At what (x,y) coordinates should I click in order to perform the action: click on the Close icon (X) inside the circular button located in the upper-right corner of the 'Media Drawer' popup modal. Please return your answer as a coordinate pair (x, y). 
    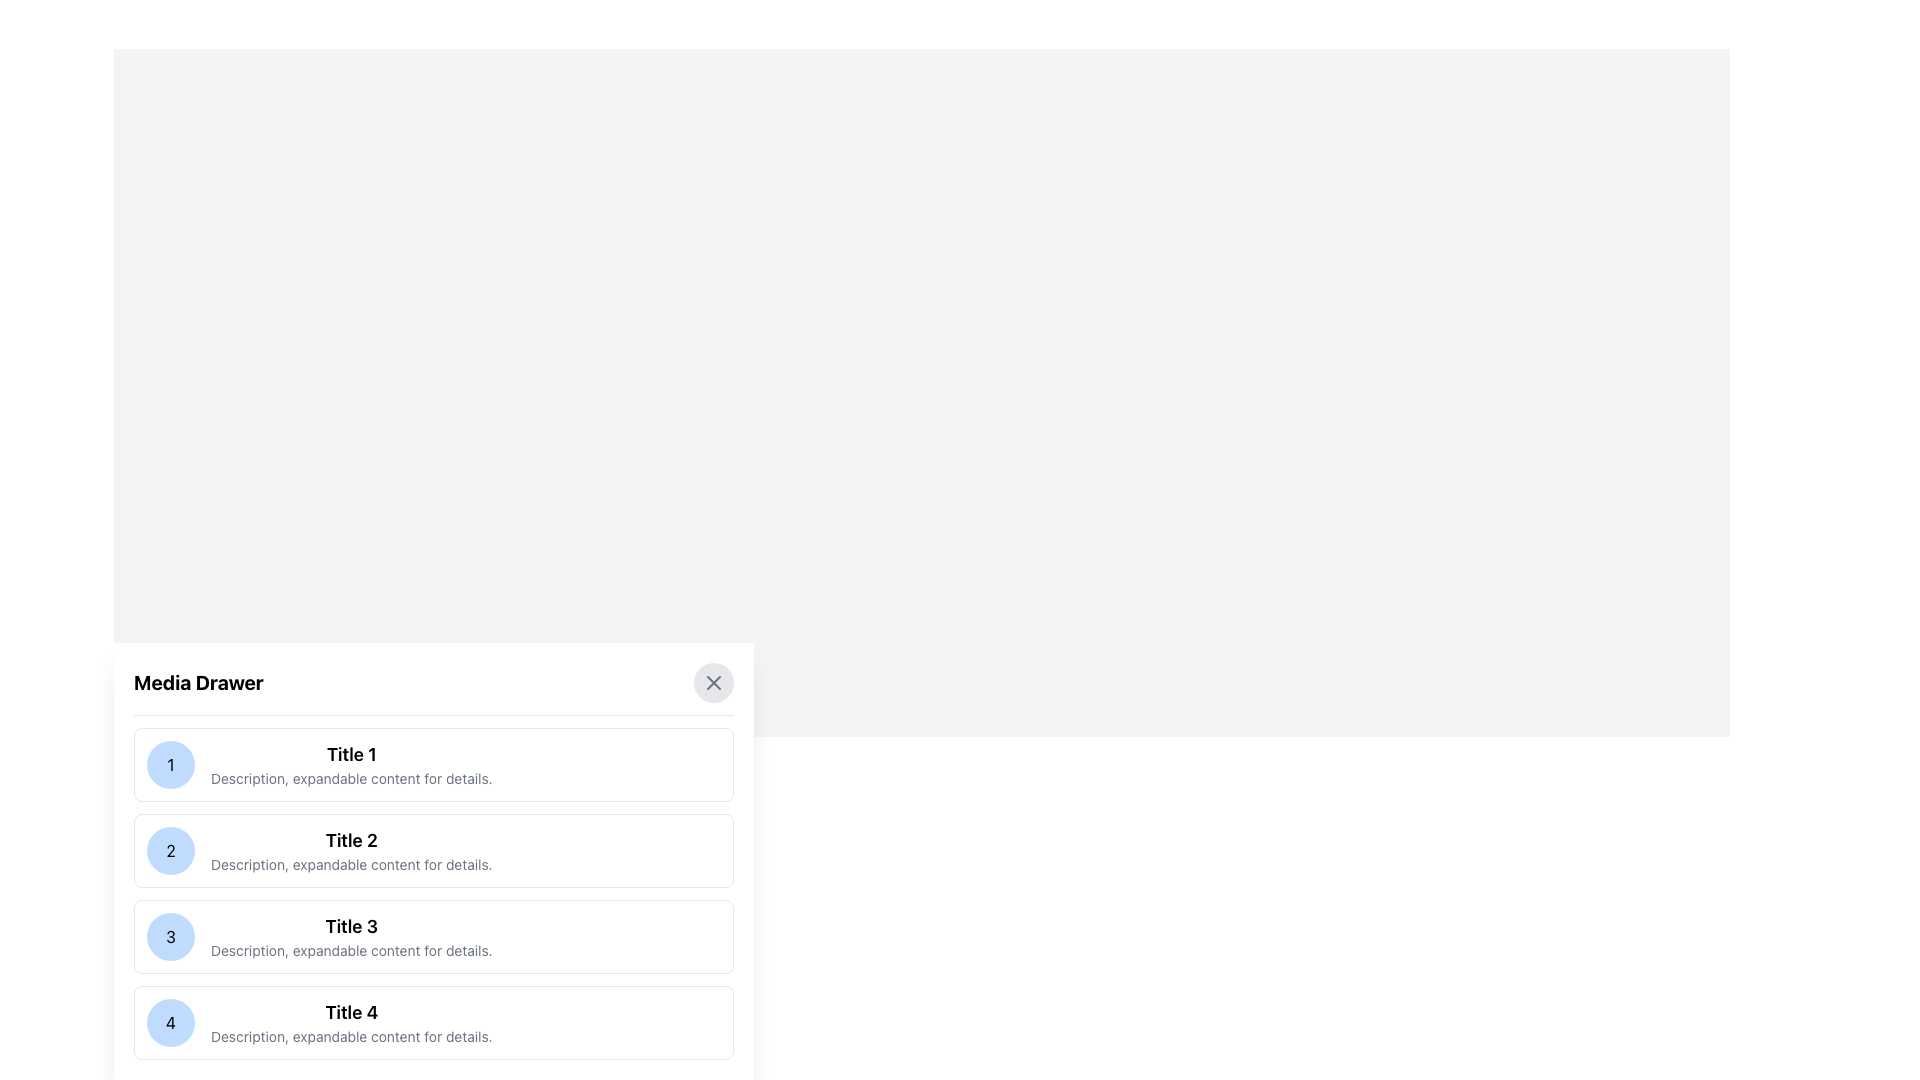
    Looking at the image, I should click on (714, 681).